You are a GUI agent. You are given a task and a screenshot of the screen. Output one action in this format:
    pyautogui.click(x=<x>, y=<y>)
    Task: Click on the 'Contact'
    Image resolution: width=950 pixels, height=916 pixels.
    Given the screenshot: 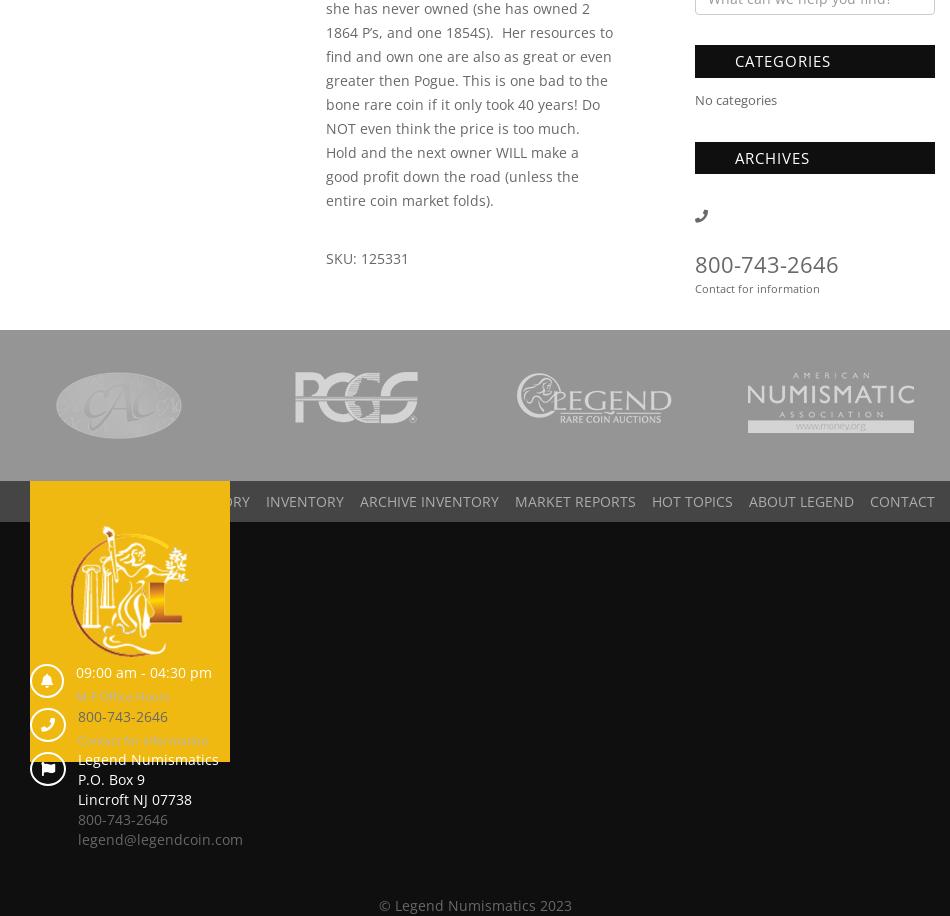 What is the action you would take?
    pyautogui.click(x=901, y=501)
    